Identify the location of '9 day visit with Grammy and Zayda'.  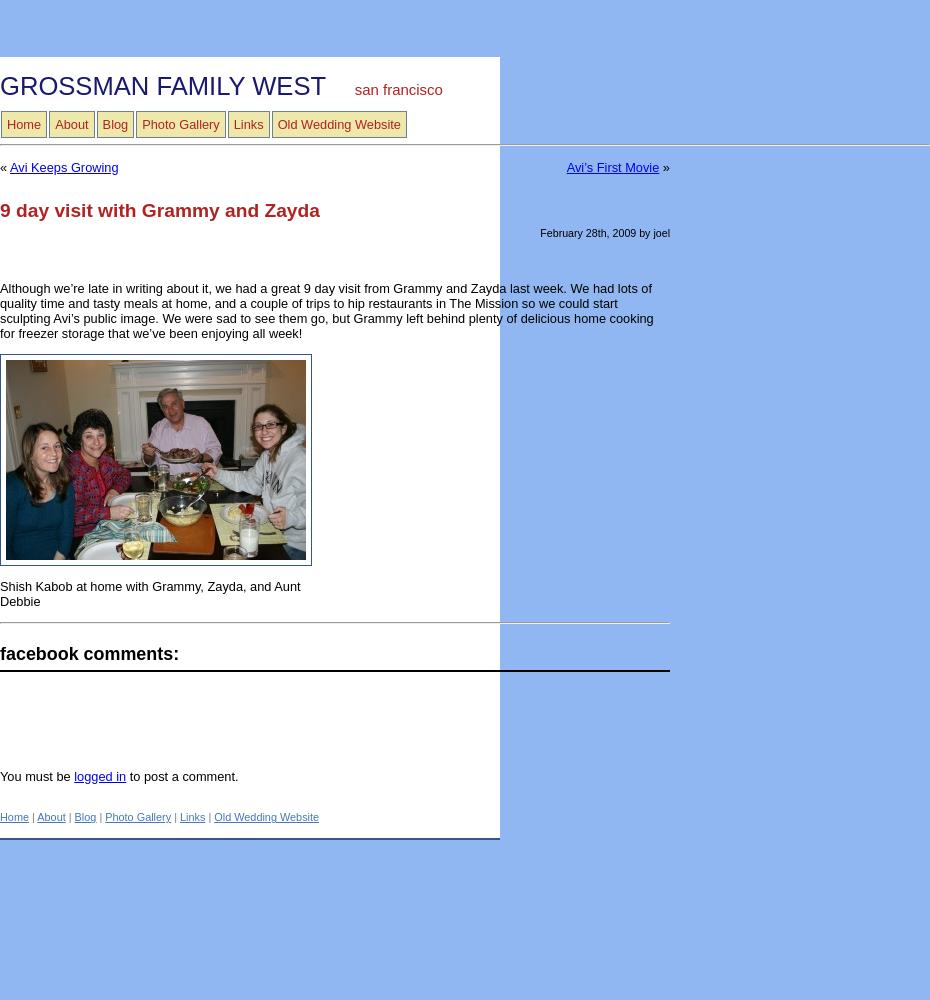
(158, 209).